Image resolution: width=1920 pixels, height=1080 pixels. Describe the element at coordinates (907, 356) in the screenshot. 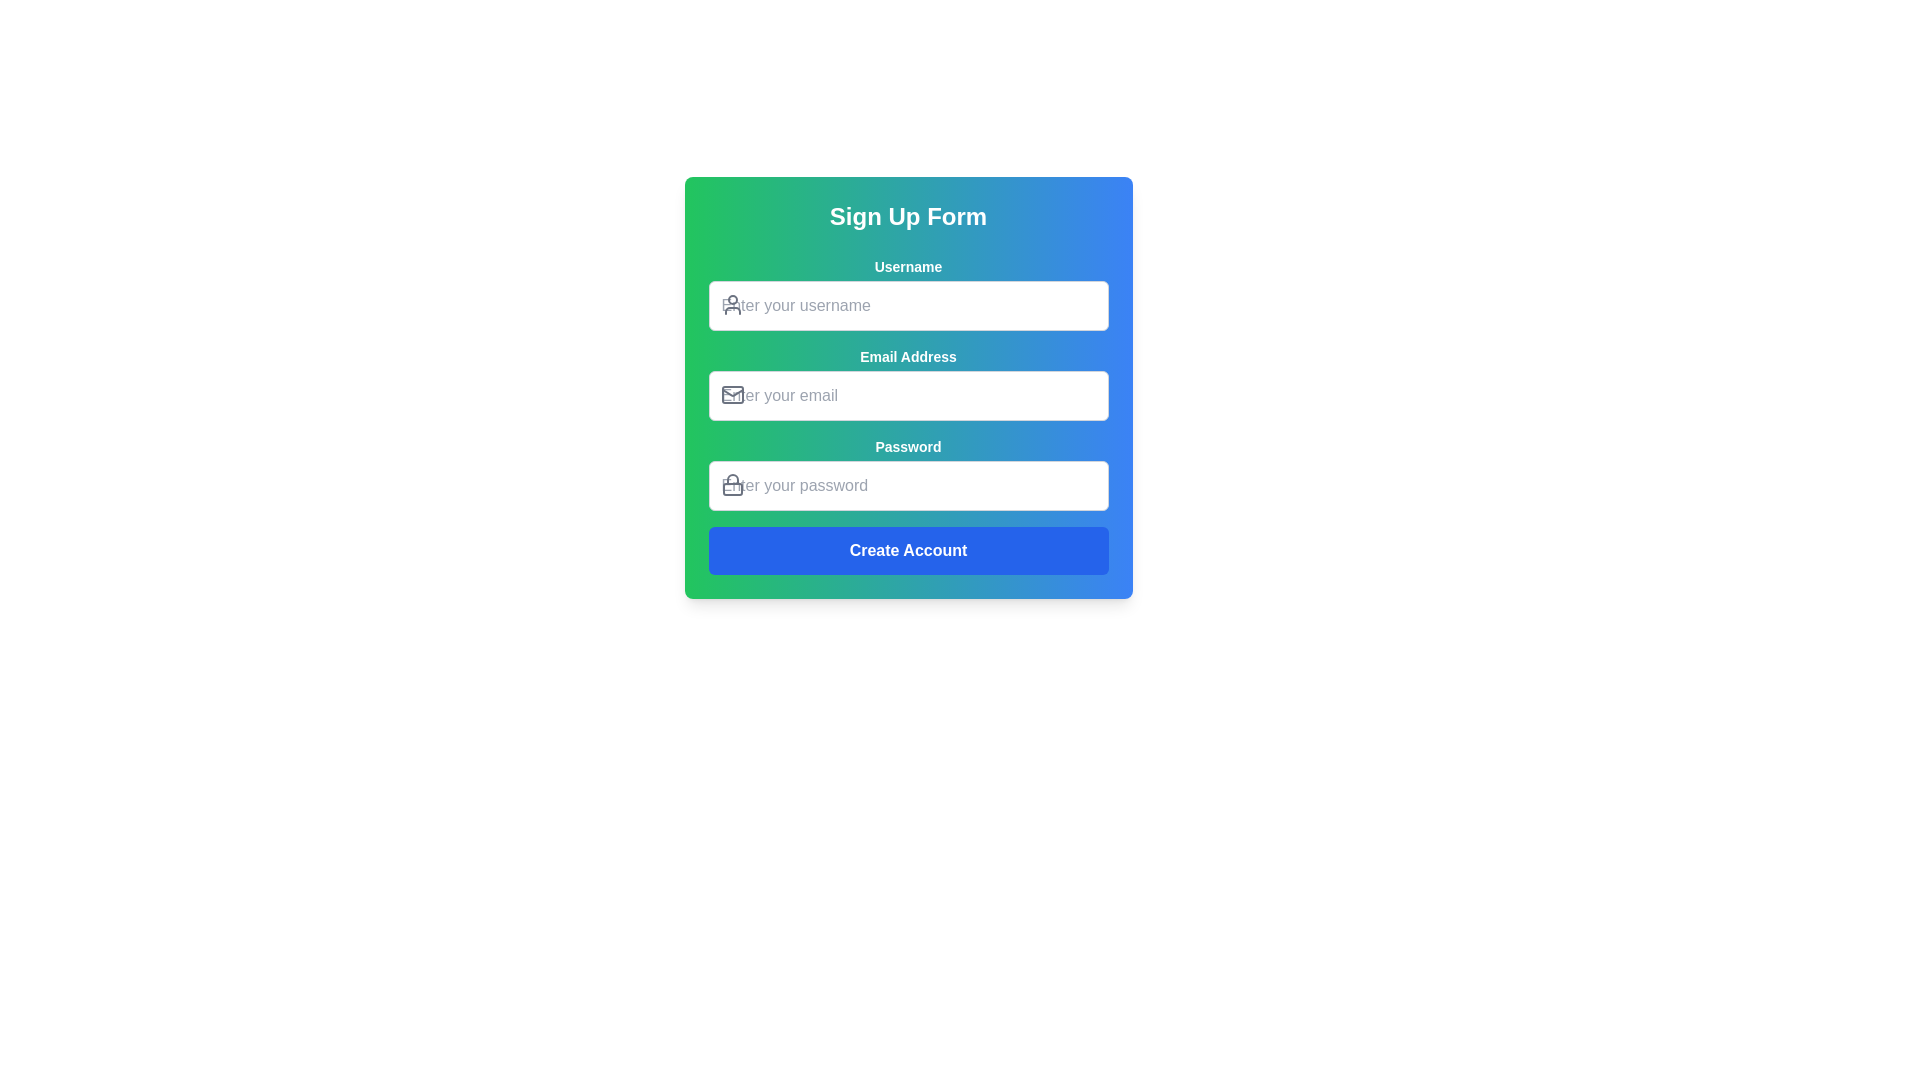

I see `the email address label in the sign-up form, which is the second label under 'Sign Up Form' and is positioned above the email input field` at that location.